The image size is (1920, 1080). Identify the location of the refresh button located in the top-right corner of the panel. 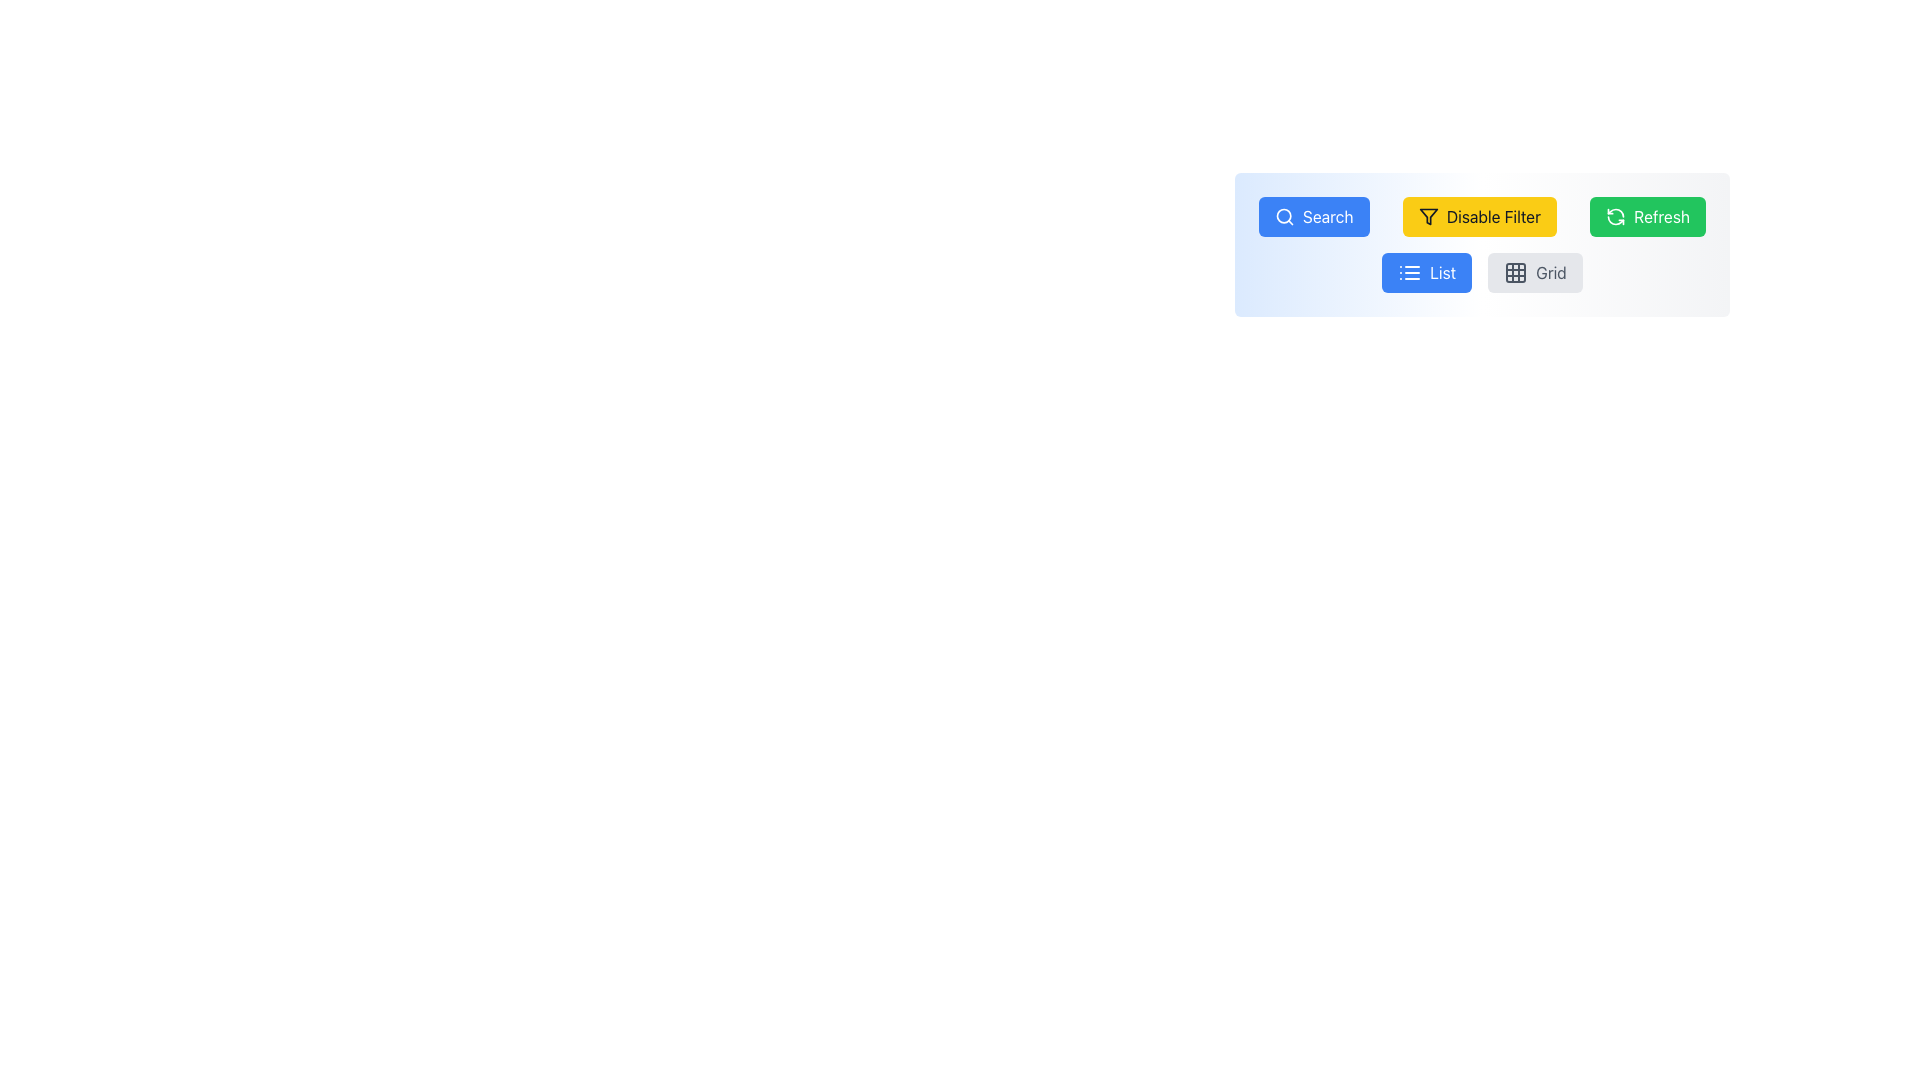
(1648, 216).